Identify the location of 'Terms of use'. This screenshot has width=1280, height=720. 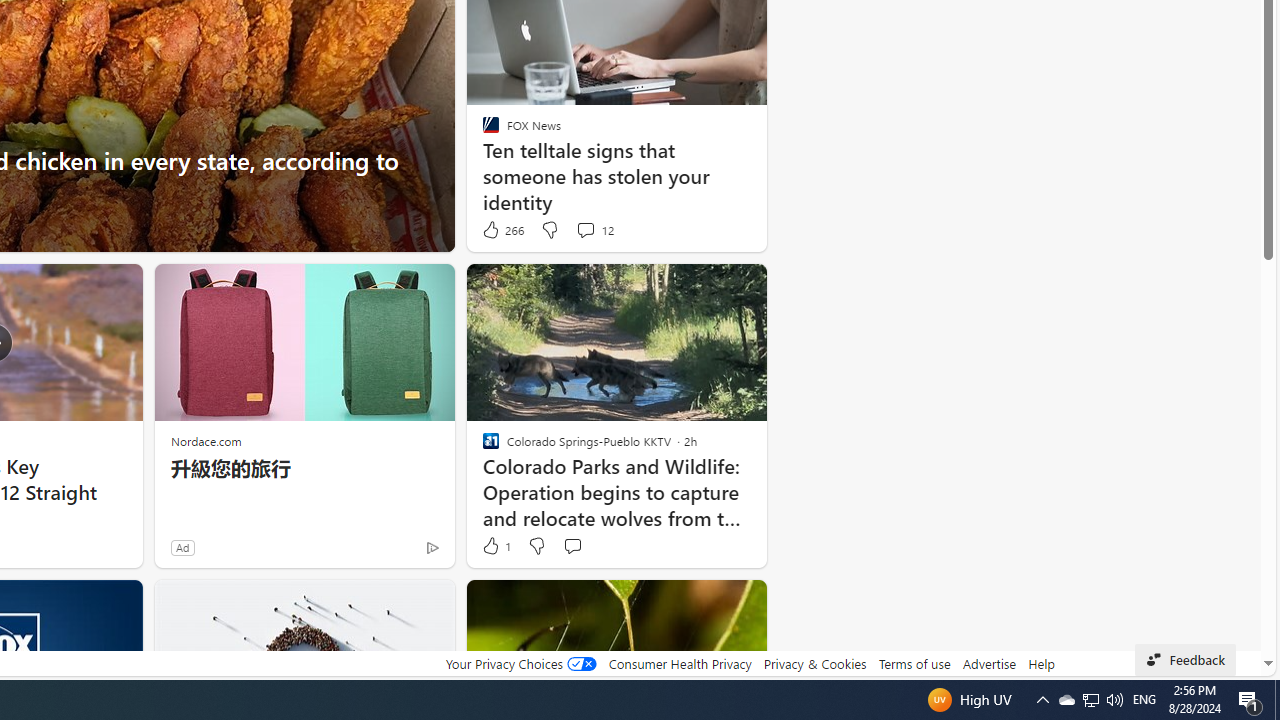
(913, 663).